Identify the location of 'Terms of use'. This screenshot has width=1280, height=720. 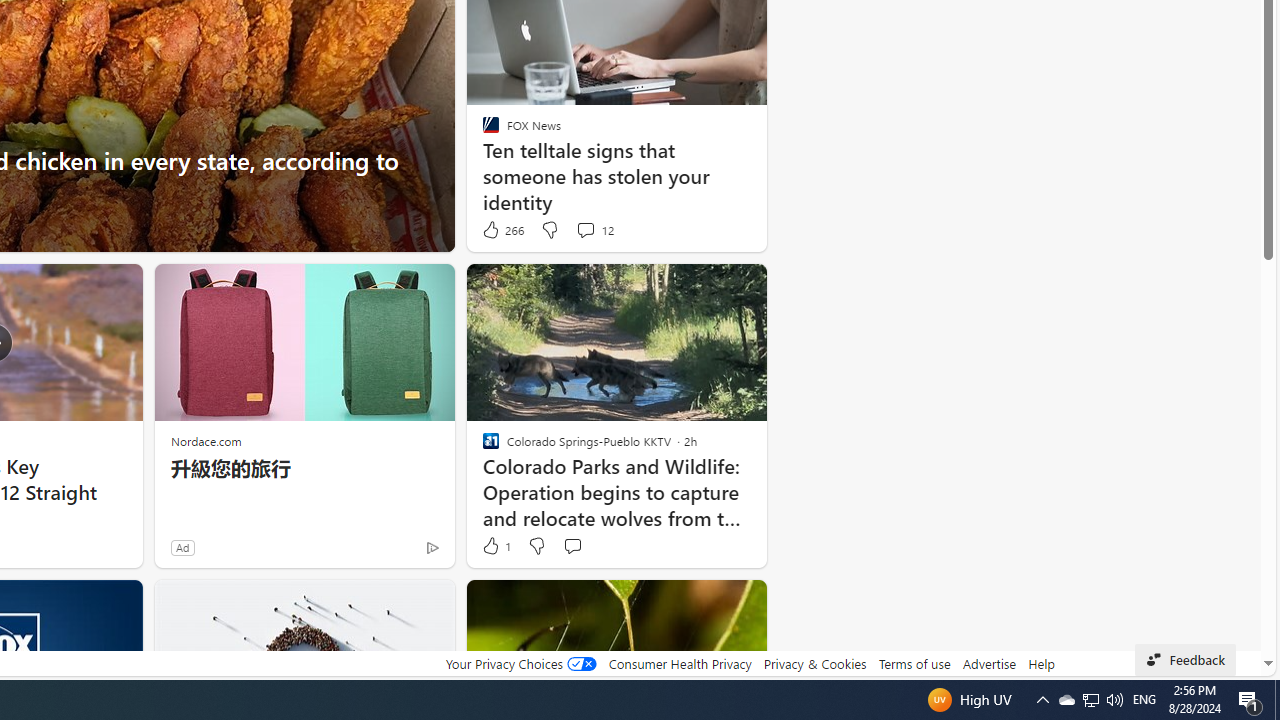
(913, 663).